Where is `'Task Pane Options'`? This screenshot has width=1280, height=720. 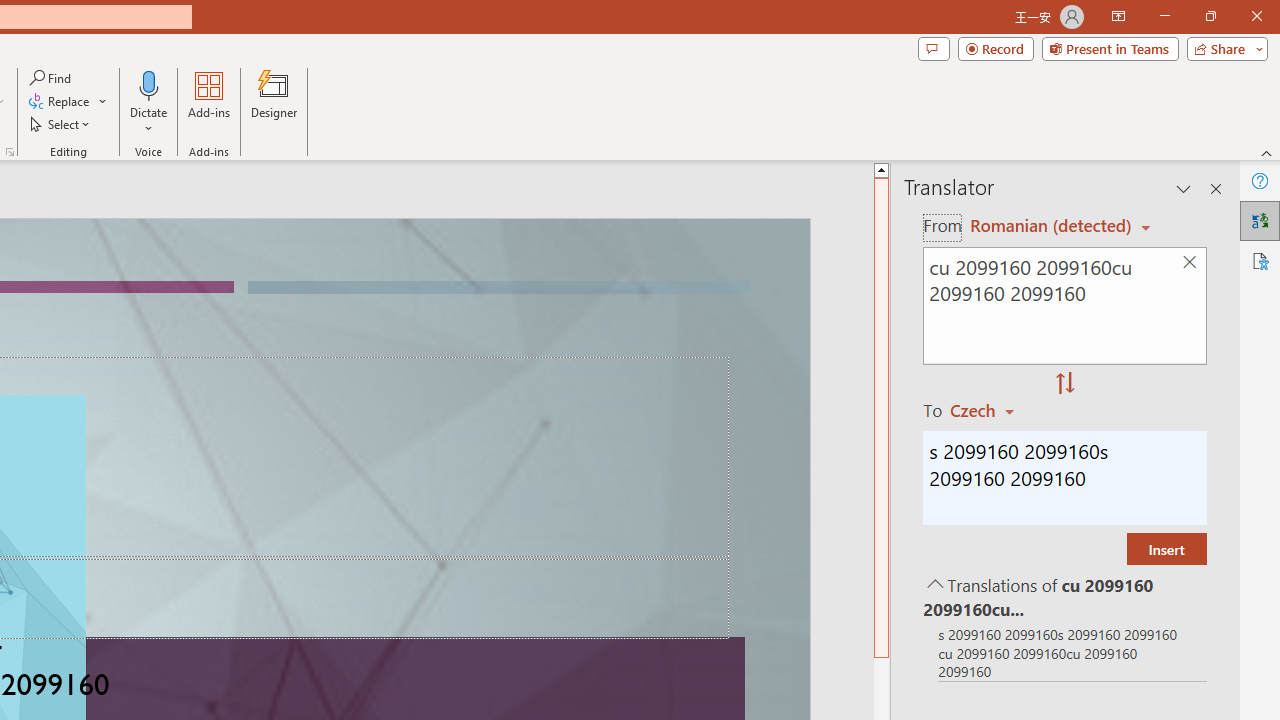
'Task Pane Options' is located at coordinates (1184, 189).